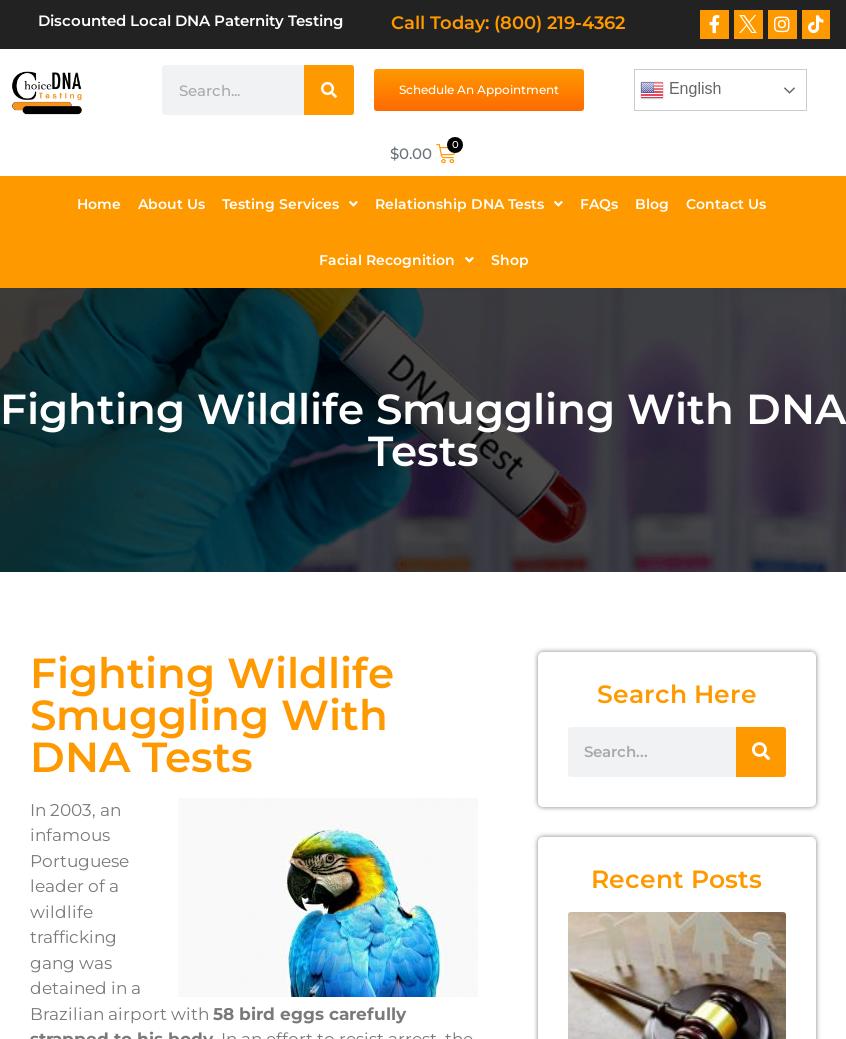  What do you see at coordinates (170, 203) in the screenshot?
I see `'About Us'` at bounding box center [170, 203].